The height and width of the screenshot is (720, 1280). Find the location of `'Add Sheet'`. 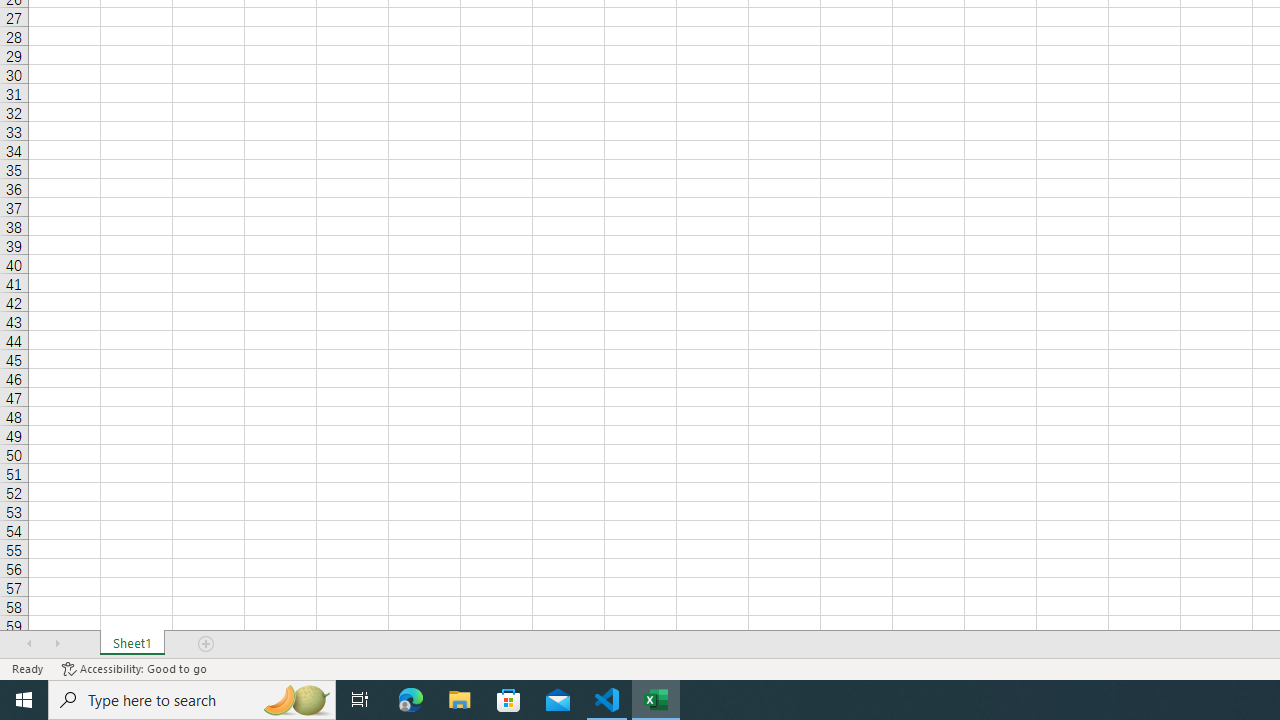

'Add Sheet' is located at coordinates (207, 644).